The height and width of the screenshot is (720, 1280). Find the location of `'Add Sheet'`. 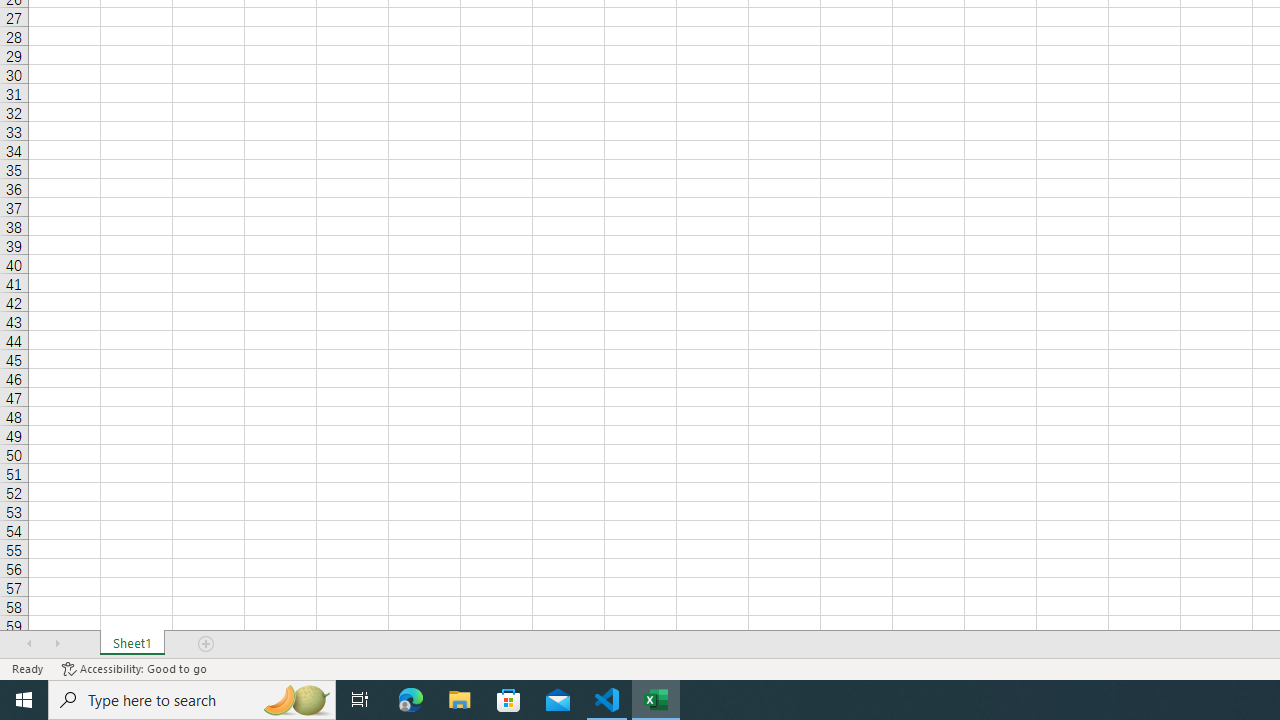

'Add Sheet' is located at coordinates (207, 644).